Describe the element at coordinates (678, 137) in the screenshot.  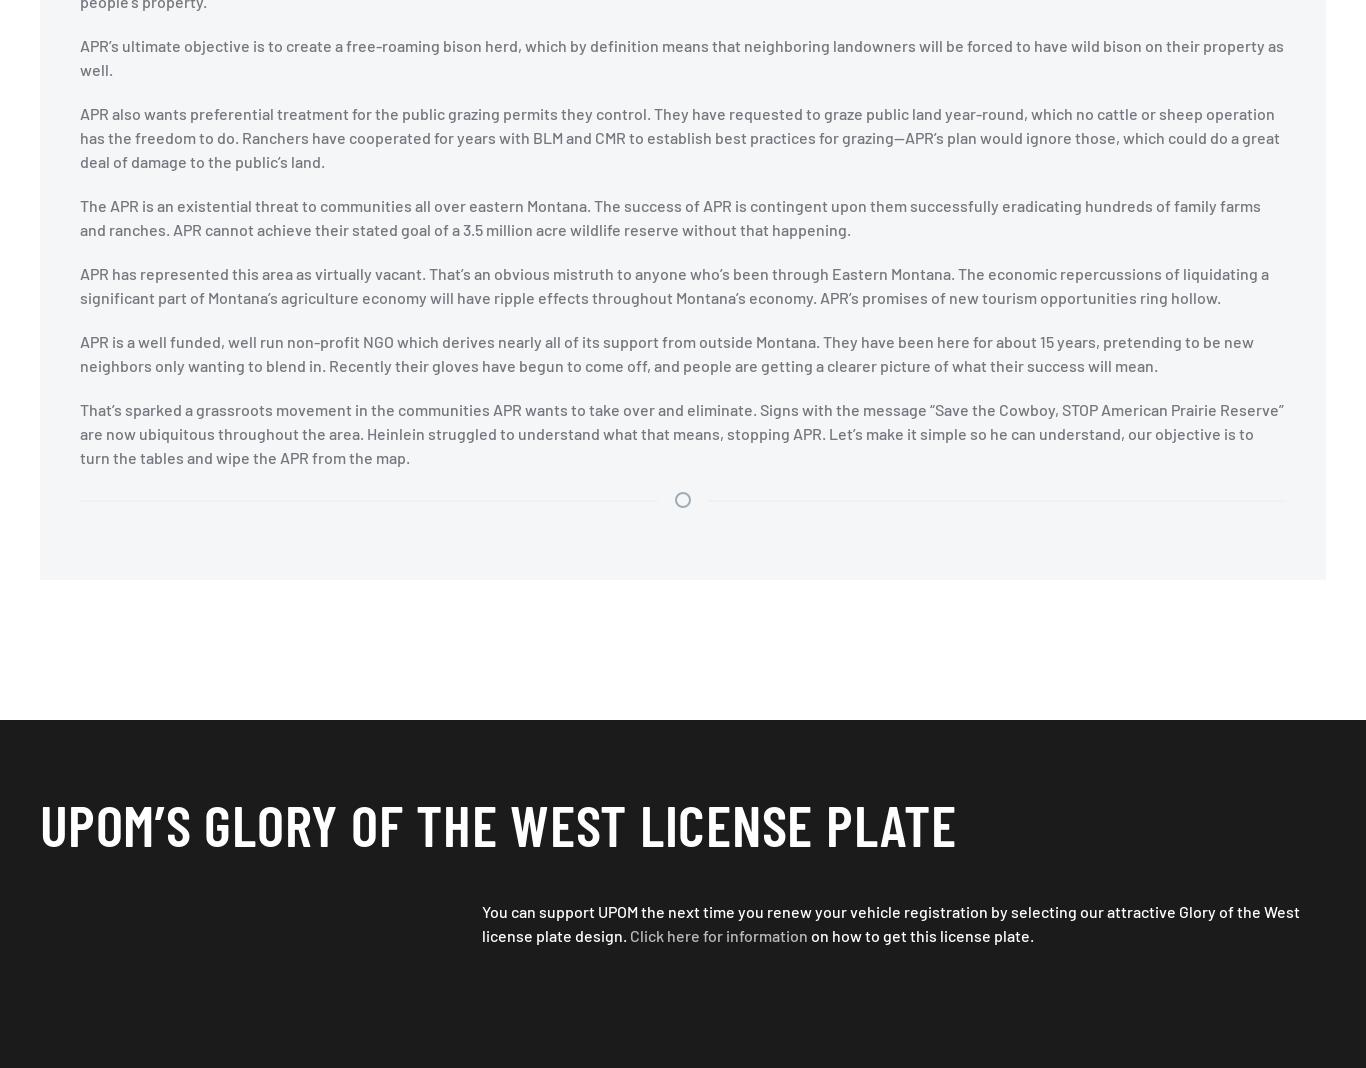
I see `'APR also wants preferential treatment for the public grazing permits they control. They have requested to graze public land year-round, which no cattle or sheep operation has the freedom to do. Ranchers have cooperated for years with BLM and CMR to establish best practices for grazing—APR’s plan would ignore those, which could do a great deal of damage to the public’s land.'` at that location.